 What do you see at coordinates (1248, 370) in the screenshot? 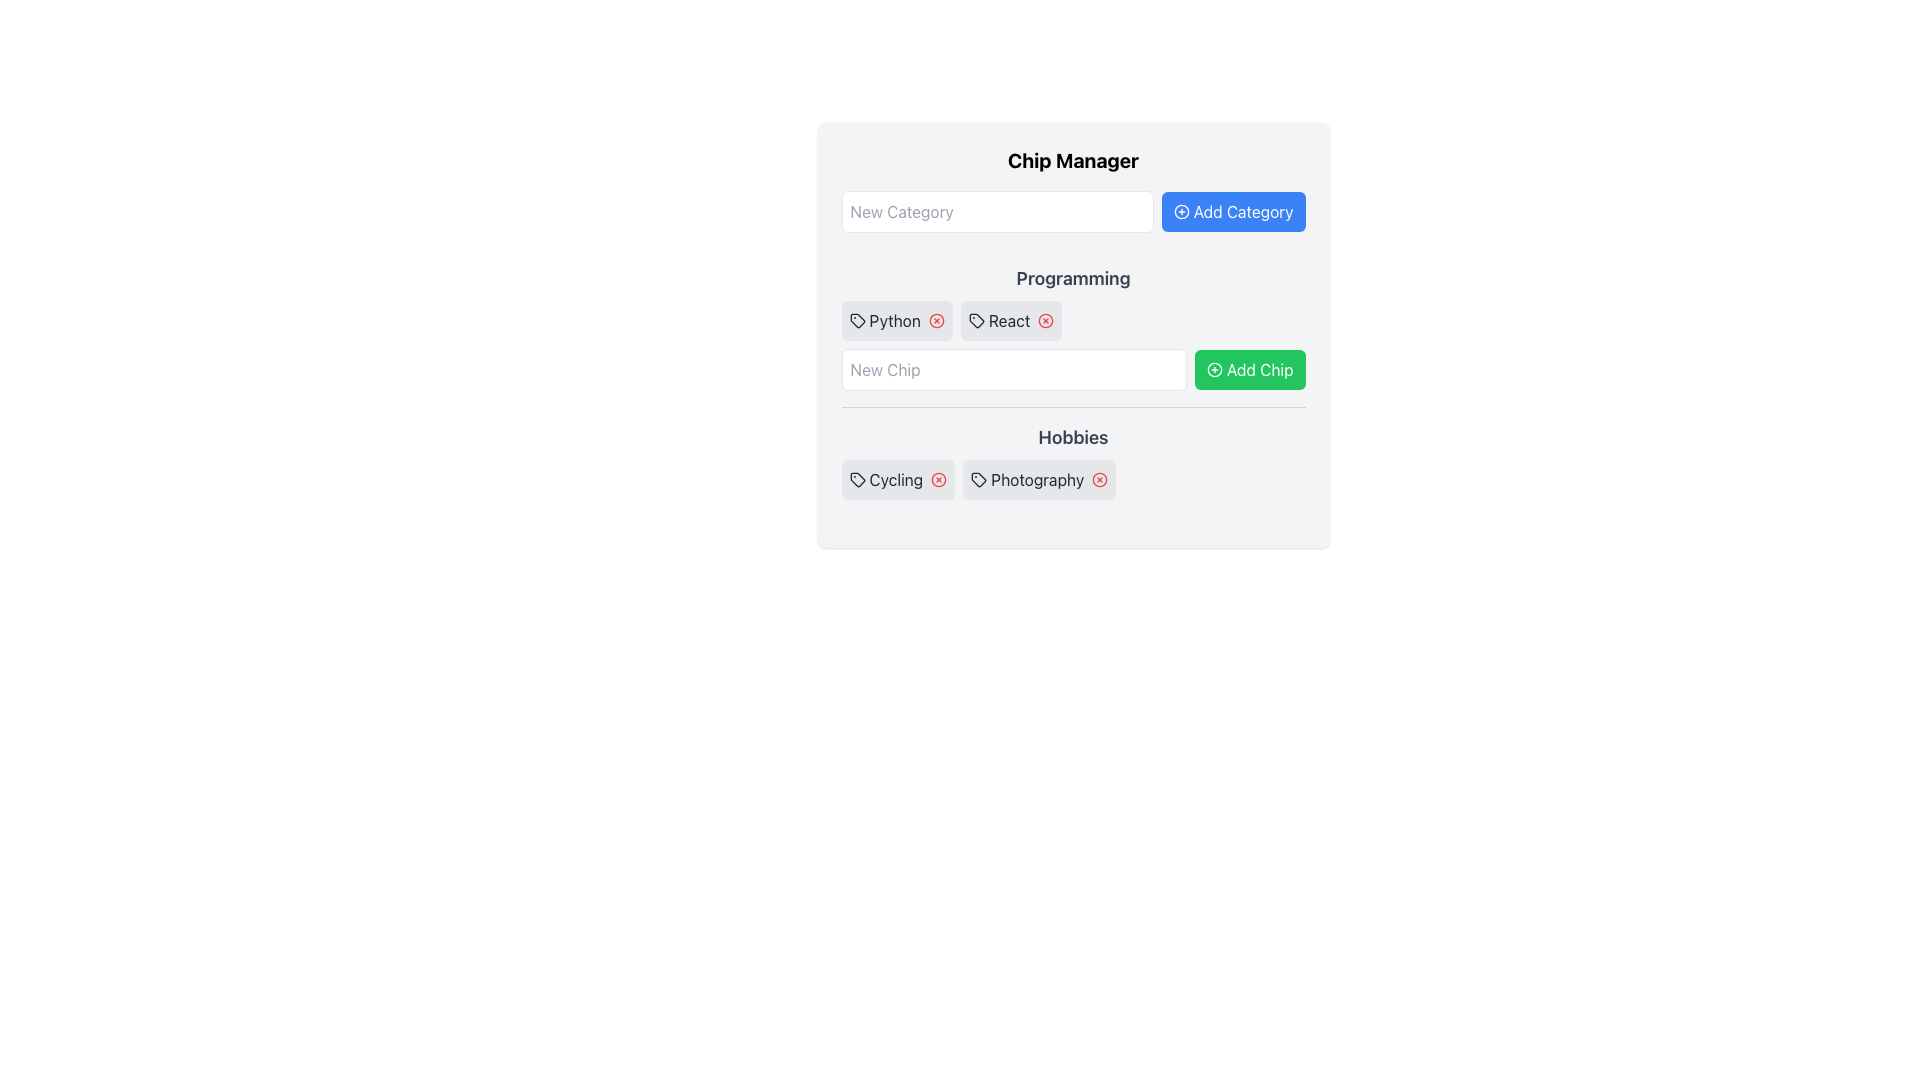
I see `the 'Add Chip' button located in the lower-right corner of the 'New Chip' text input field within the 'Programming' section of the 'Chip Manager' interface` at bounding box center [1248, 370].